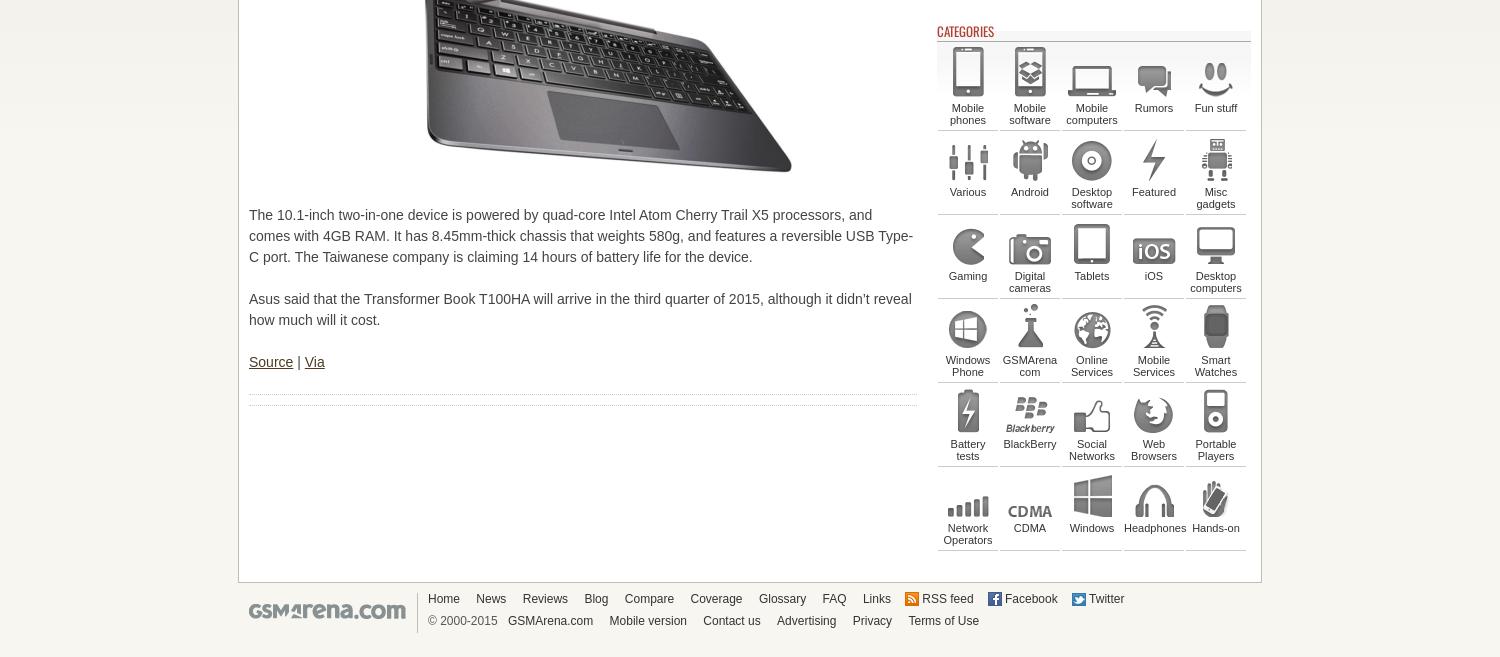  What do you see at coordinates (550, 619) in the screenshot?
I see `'GSMArena.com'` at bounding box center [550, 619].